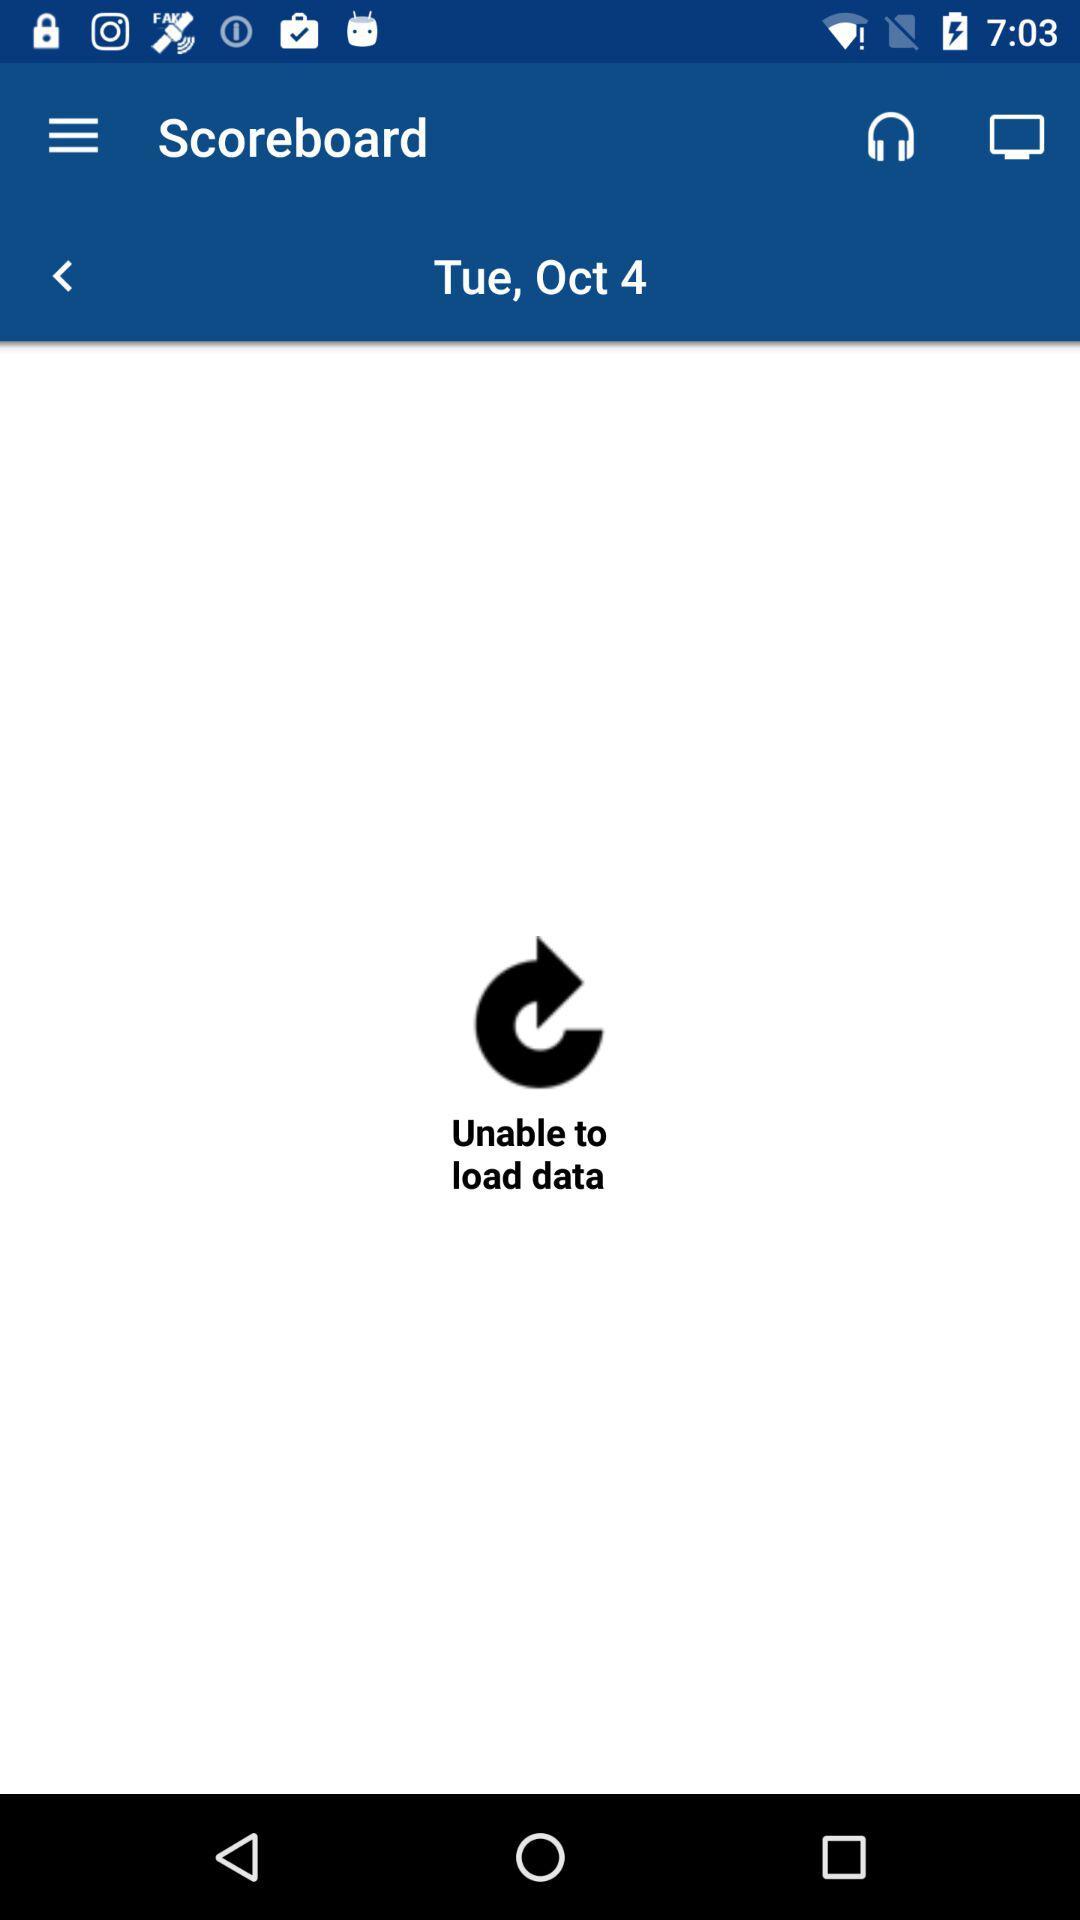  I want to click on the unable to load, so click(538, 1153).